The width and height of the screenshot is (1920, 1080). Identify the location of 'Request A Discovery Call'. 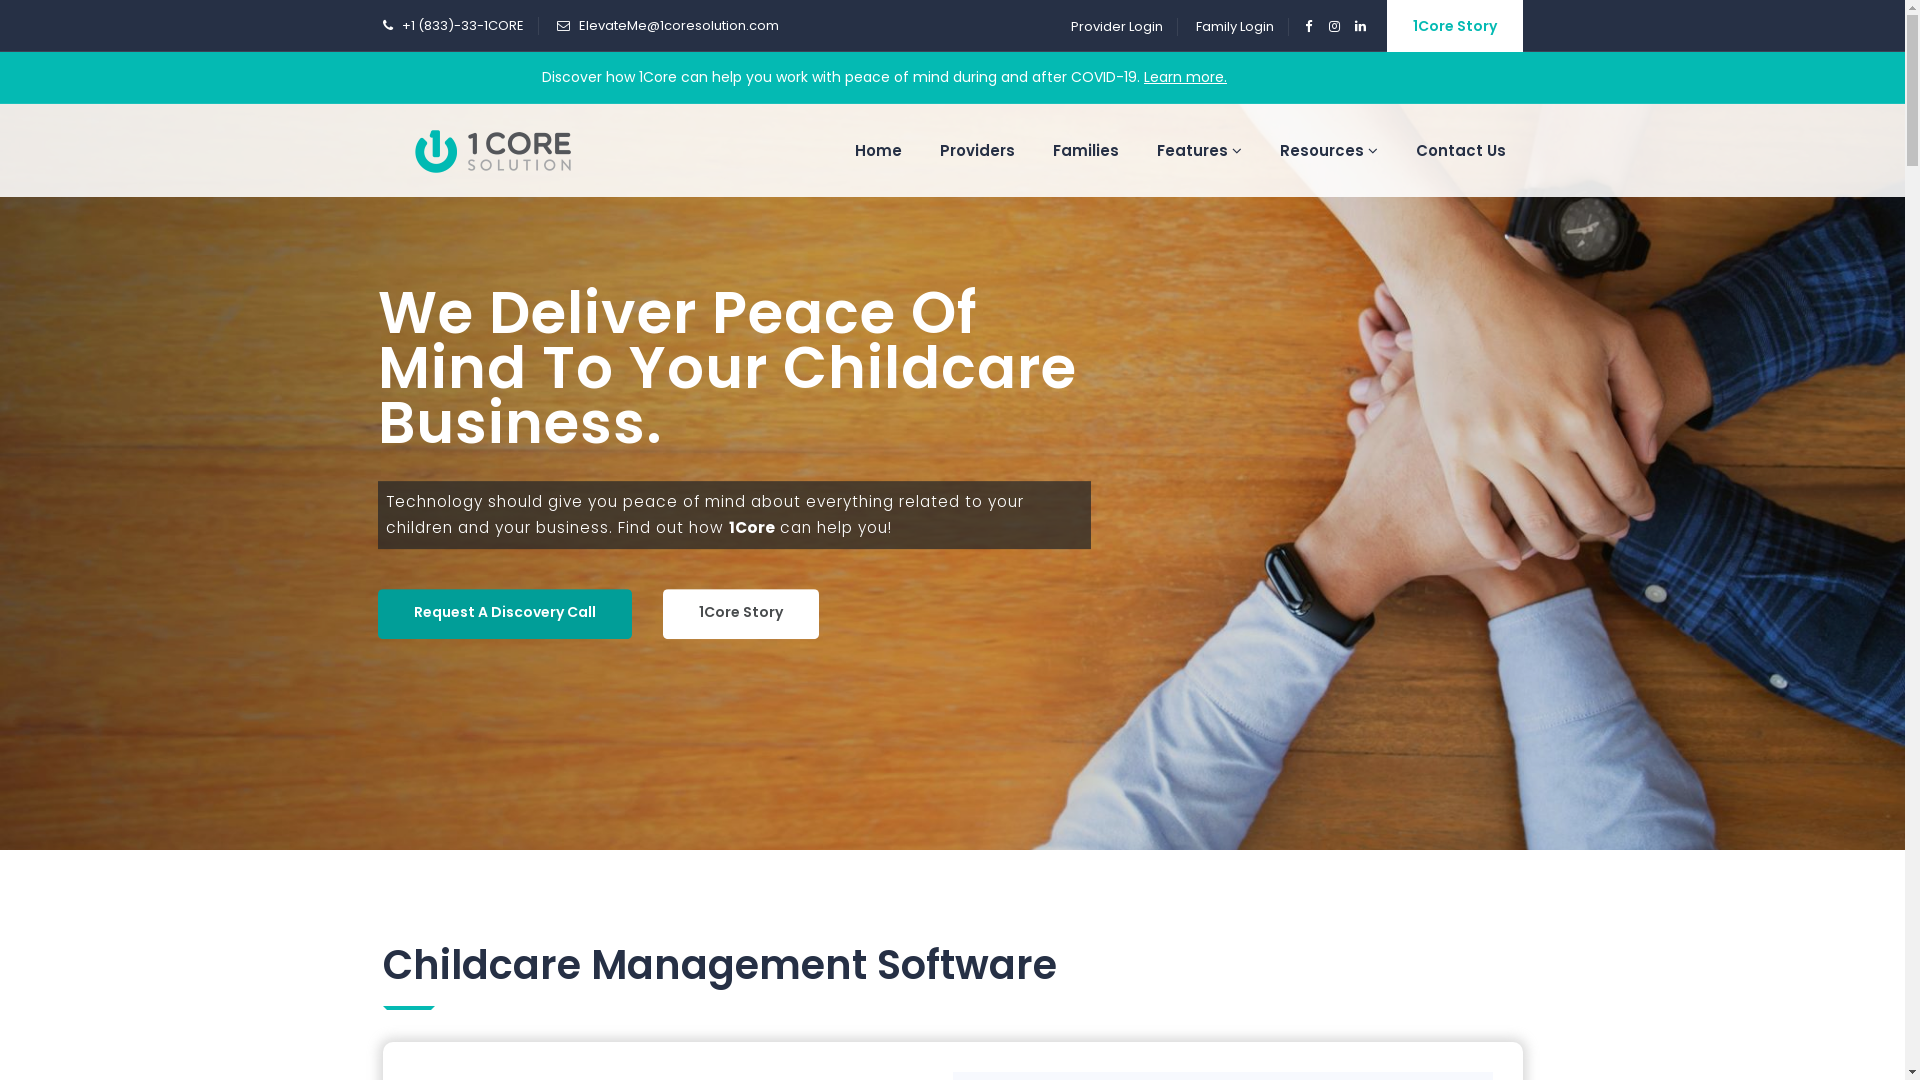
(504, 612).